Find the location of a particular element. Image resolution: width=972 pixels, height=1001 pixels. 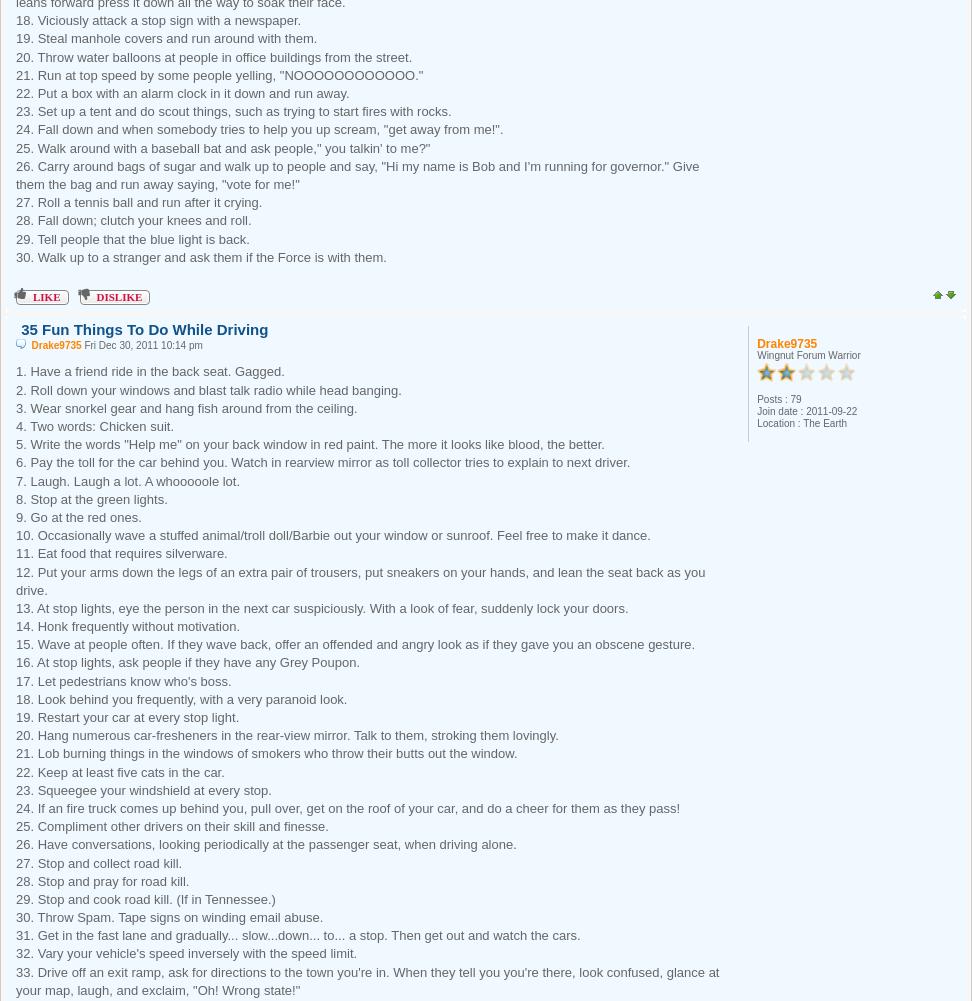

'14. Honk frequently without motivation.' is located at coordinates (128, 626).